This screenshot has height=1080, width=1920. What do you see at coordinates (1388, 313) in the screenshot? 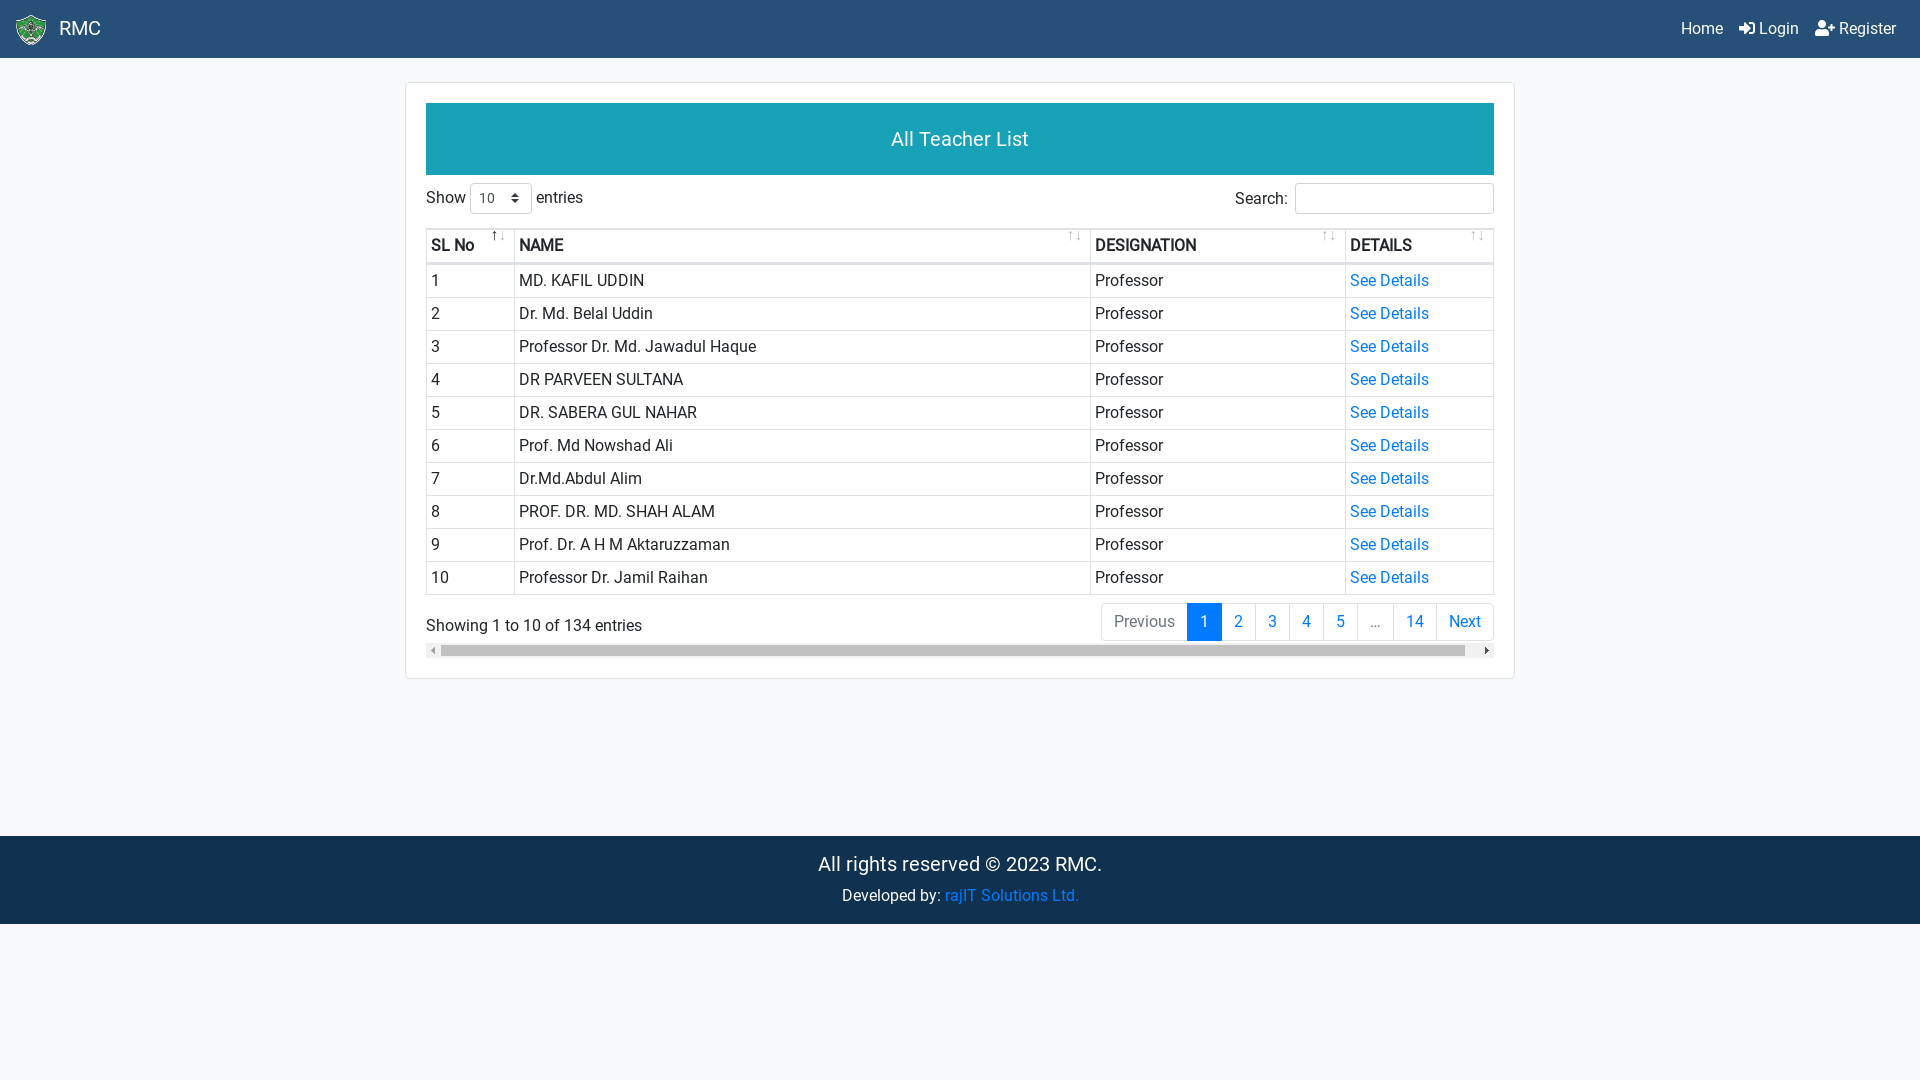
I see `'See Details'` at bounding box center [1388, 313].